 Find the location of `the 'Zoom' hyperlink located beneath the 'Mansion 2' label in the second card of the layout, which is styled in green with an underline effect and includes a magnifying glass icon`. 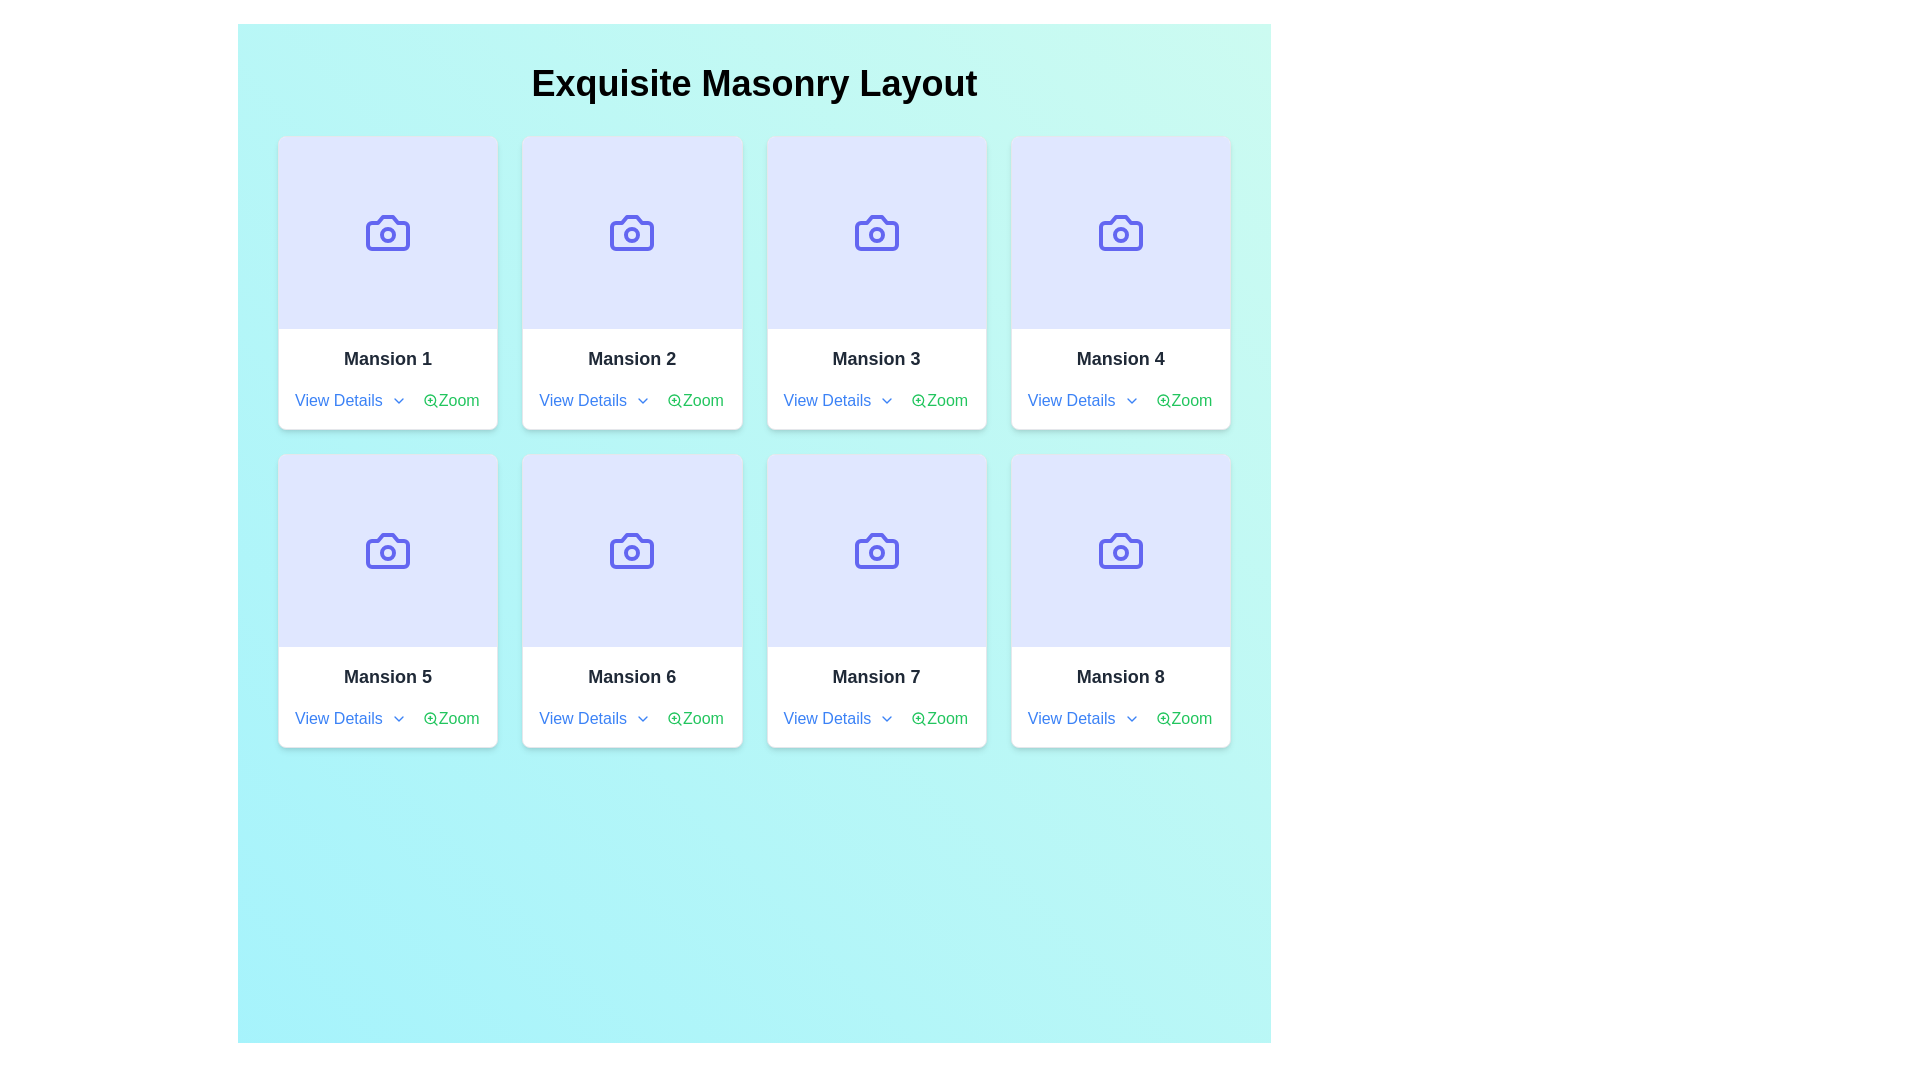

the 'Zoom' hyperlink located beneath the 'Mansion 2' label in the second card of the layout, which is styled in green with an underline effect and includes a magnifying glass icon is located at coordinates (695, 401).